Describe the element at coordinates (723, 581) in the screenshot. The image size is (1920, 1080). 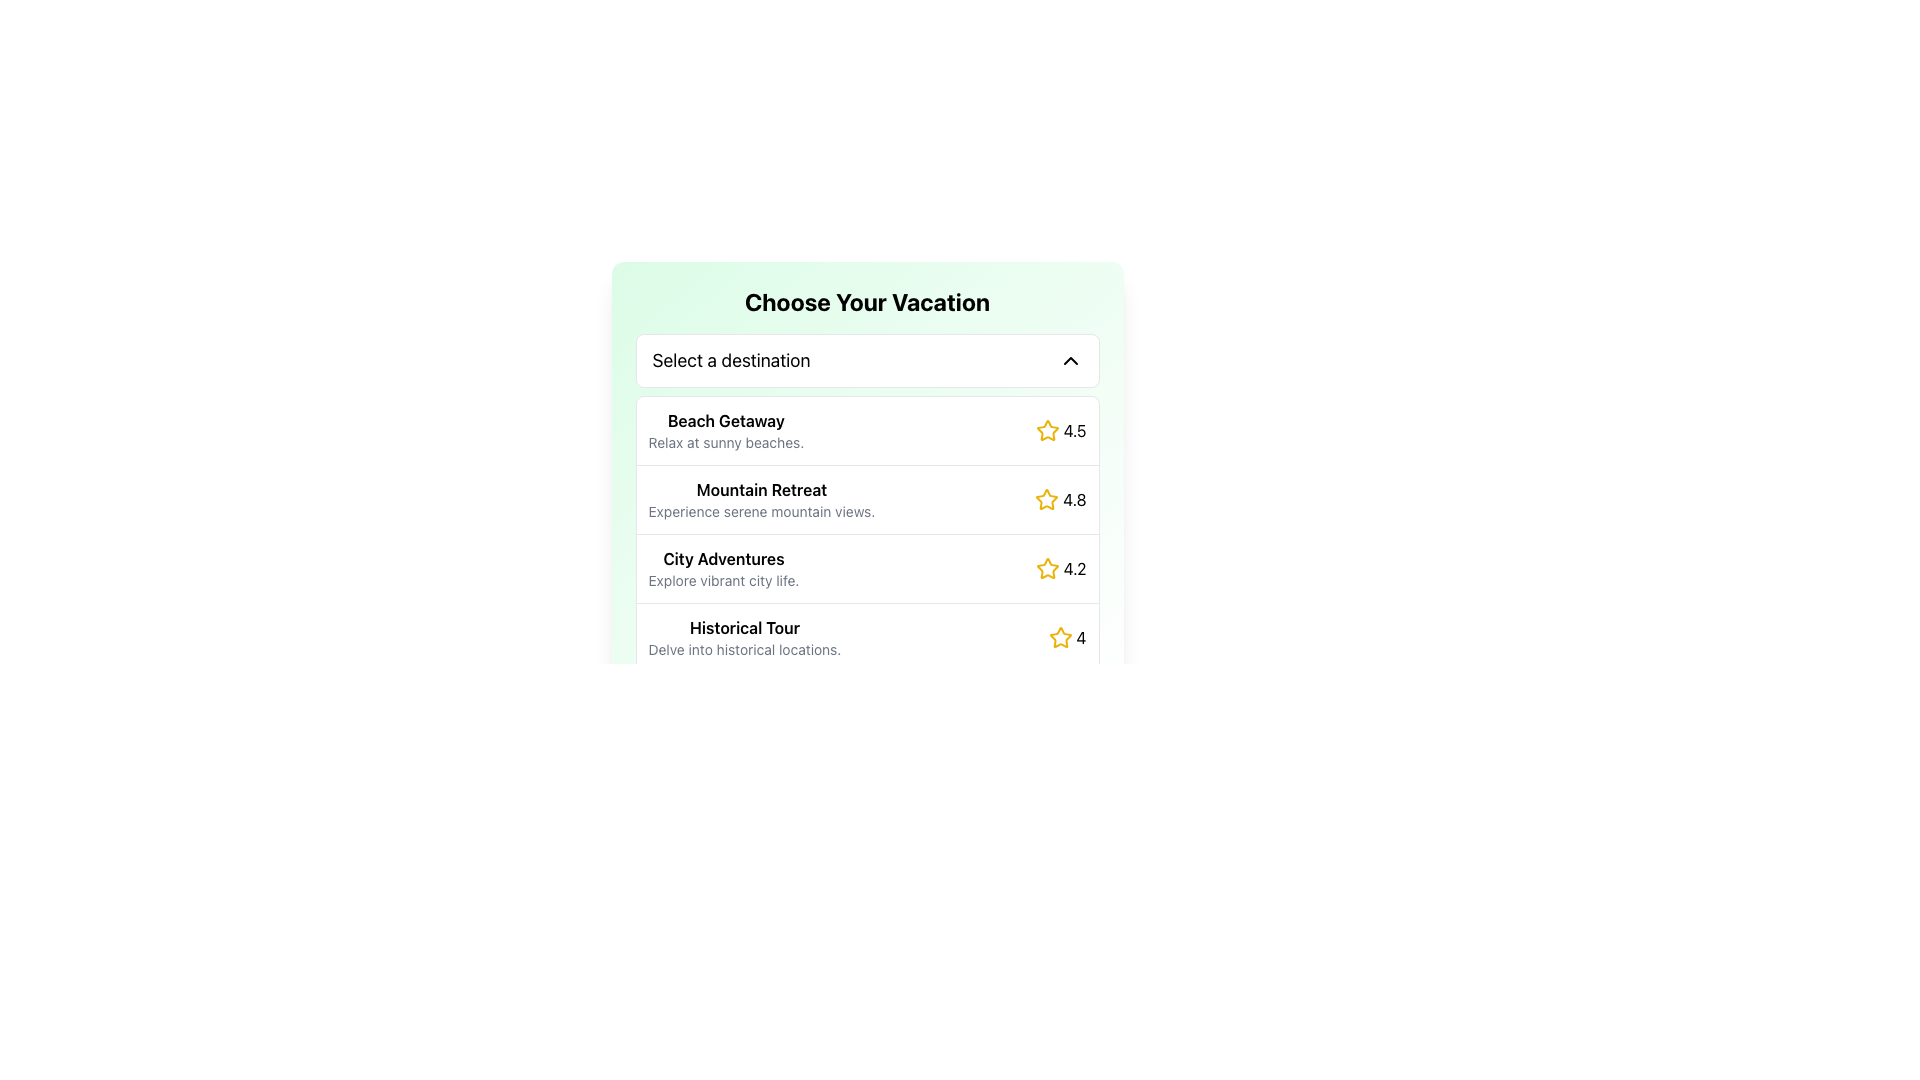
I see `subtitle text labeled 'Explore vibrant city life.' which is positioned directly below the 'City Adventures' heading` at that location.